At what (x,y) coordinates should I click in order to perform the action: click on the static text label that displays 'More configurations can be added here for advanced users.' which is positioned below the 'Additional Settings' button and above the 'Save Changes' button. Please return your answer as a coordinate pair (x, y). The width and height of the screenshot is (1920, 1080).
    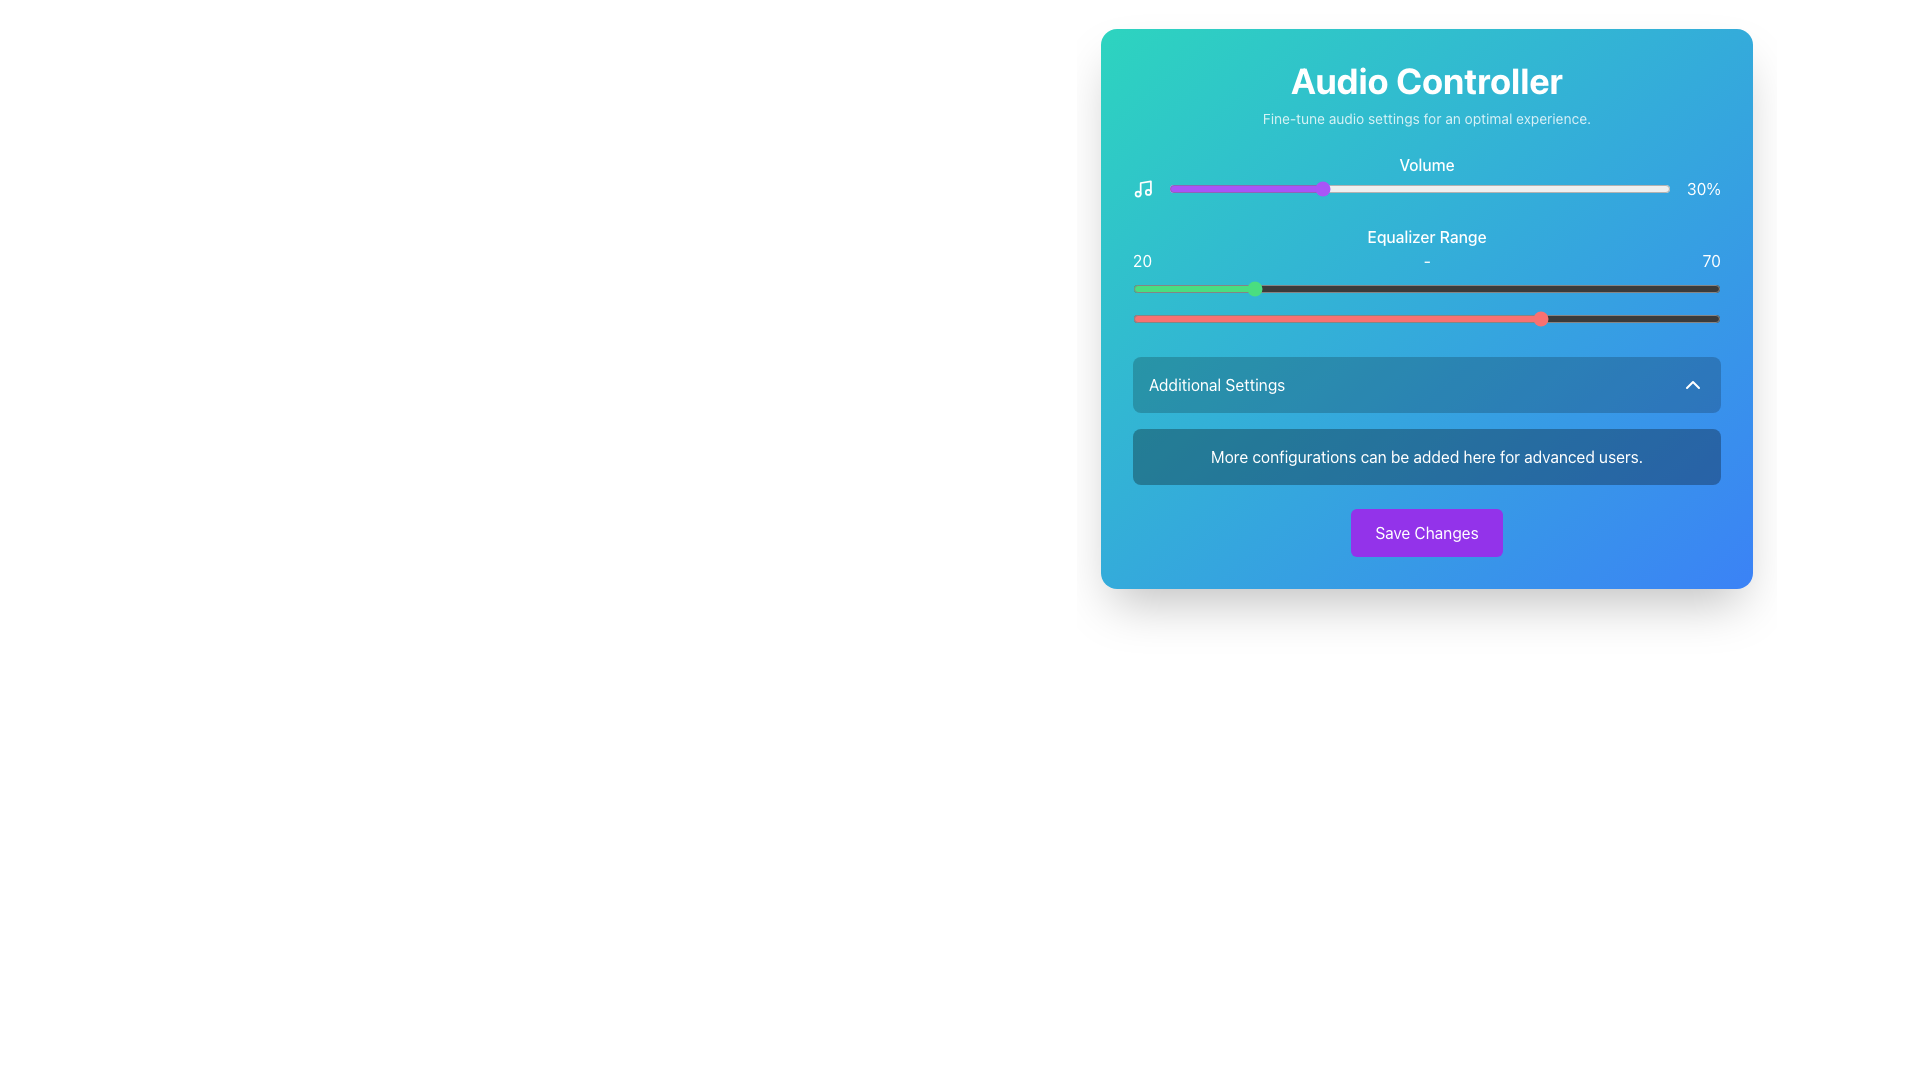
    Looking at the image, I should click on (1425, 456).